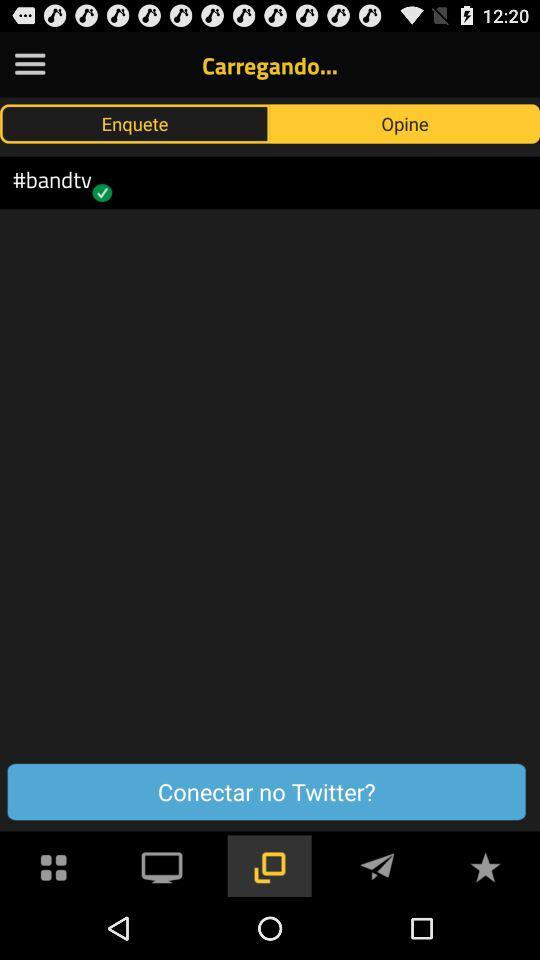 This screenshot has width=540, height=960. What do you see at coordinates (54, 864) in the screenshot?
I see `menu` at bounding box center [54, 864].